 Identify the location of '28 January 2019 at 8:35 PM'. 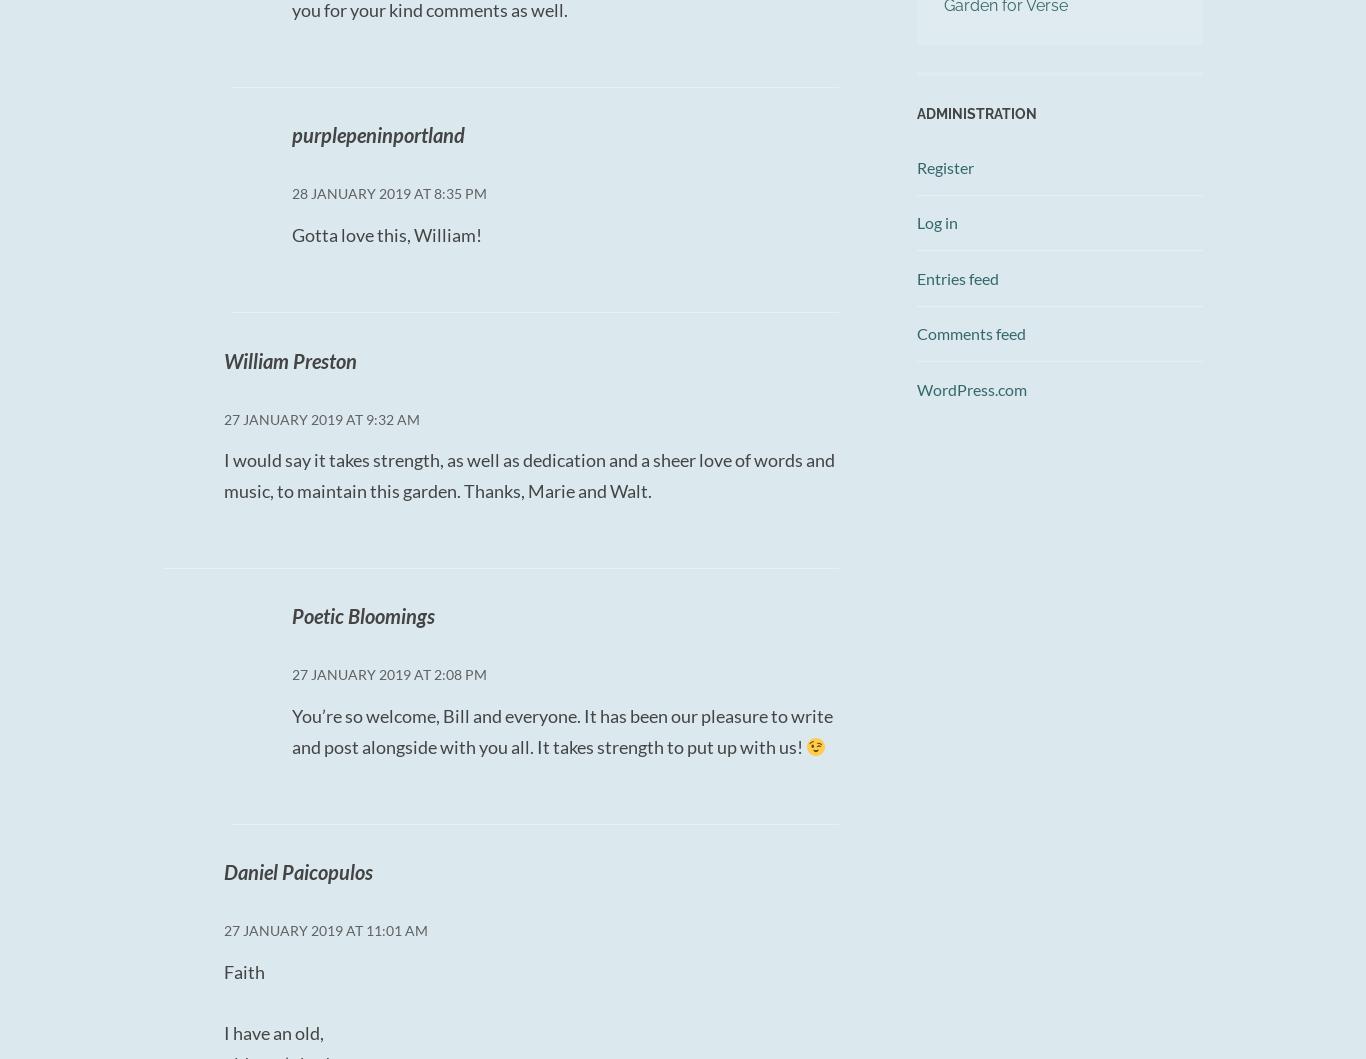
(387, 192).